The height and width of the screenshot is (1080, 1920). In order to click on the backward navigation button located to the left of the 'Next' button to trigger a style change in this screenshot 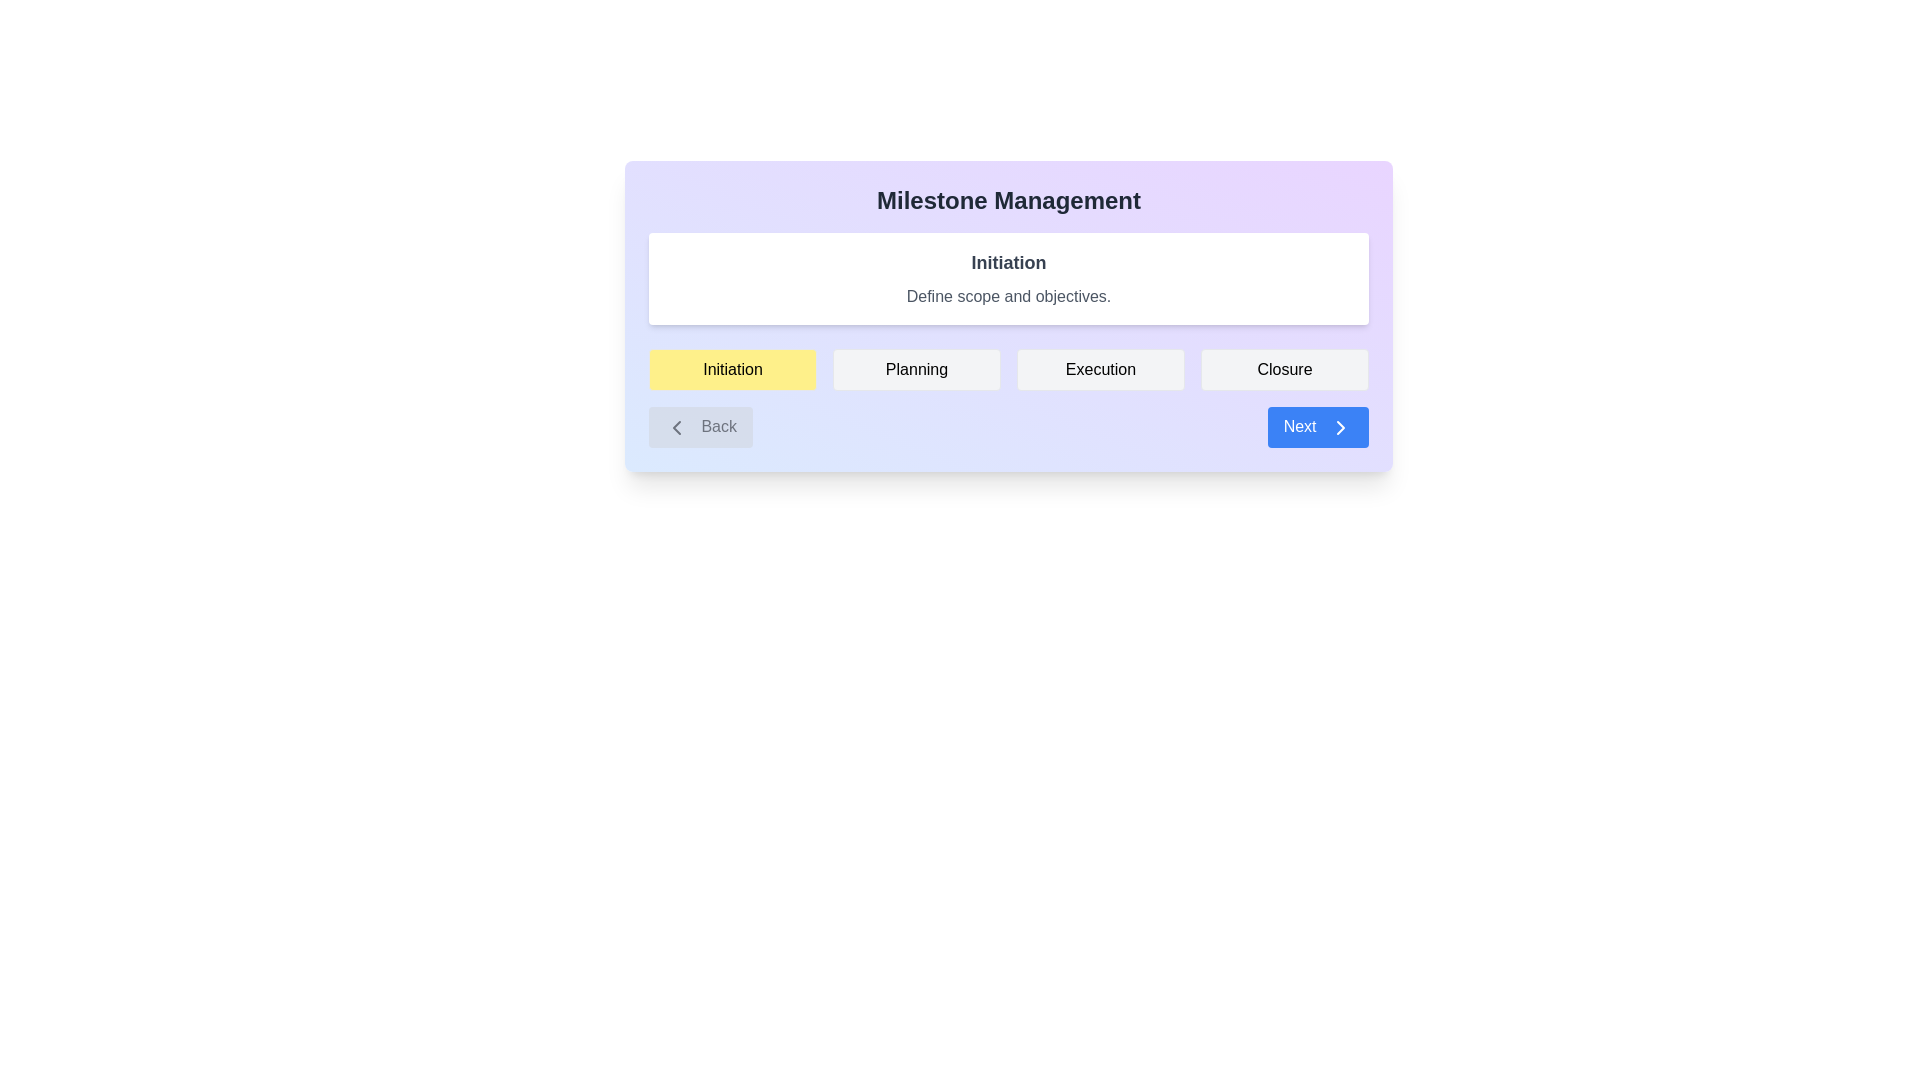, I will do `click(700, 426)`.